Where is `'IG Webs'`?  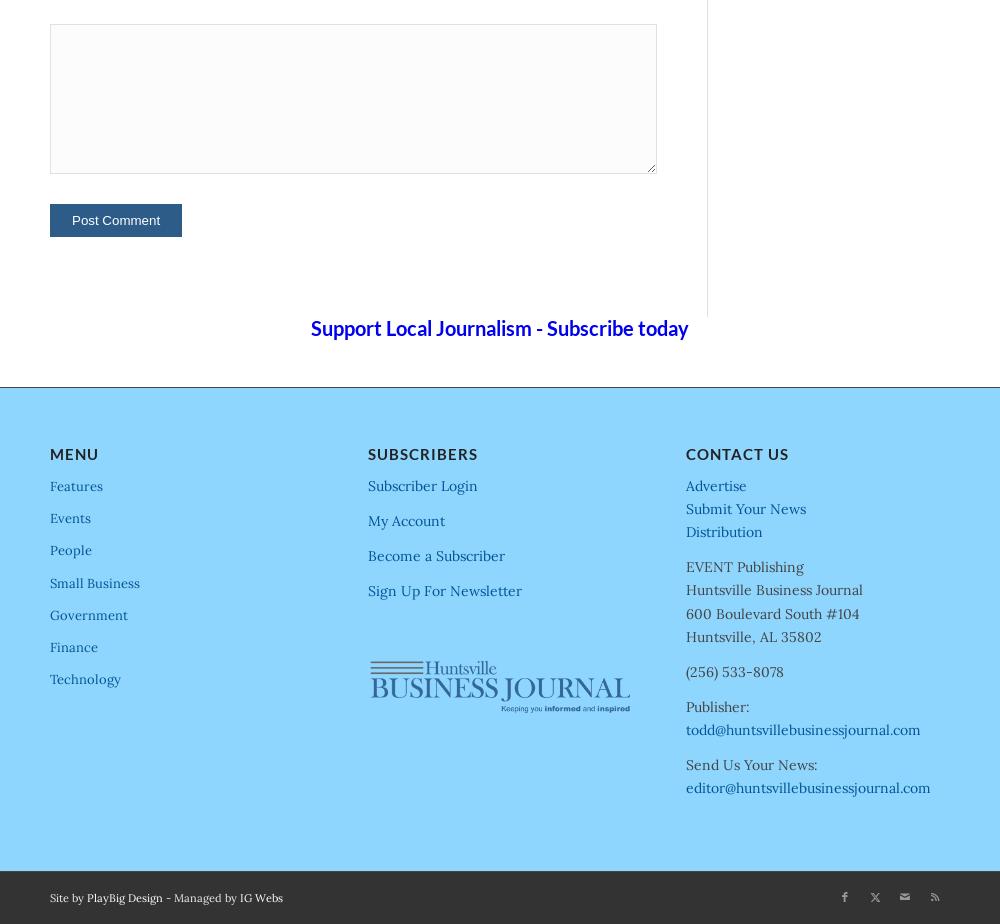 'IG Webs' is located at coordinates (261, 897).